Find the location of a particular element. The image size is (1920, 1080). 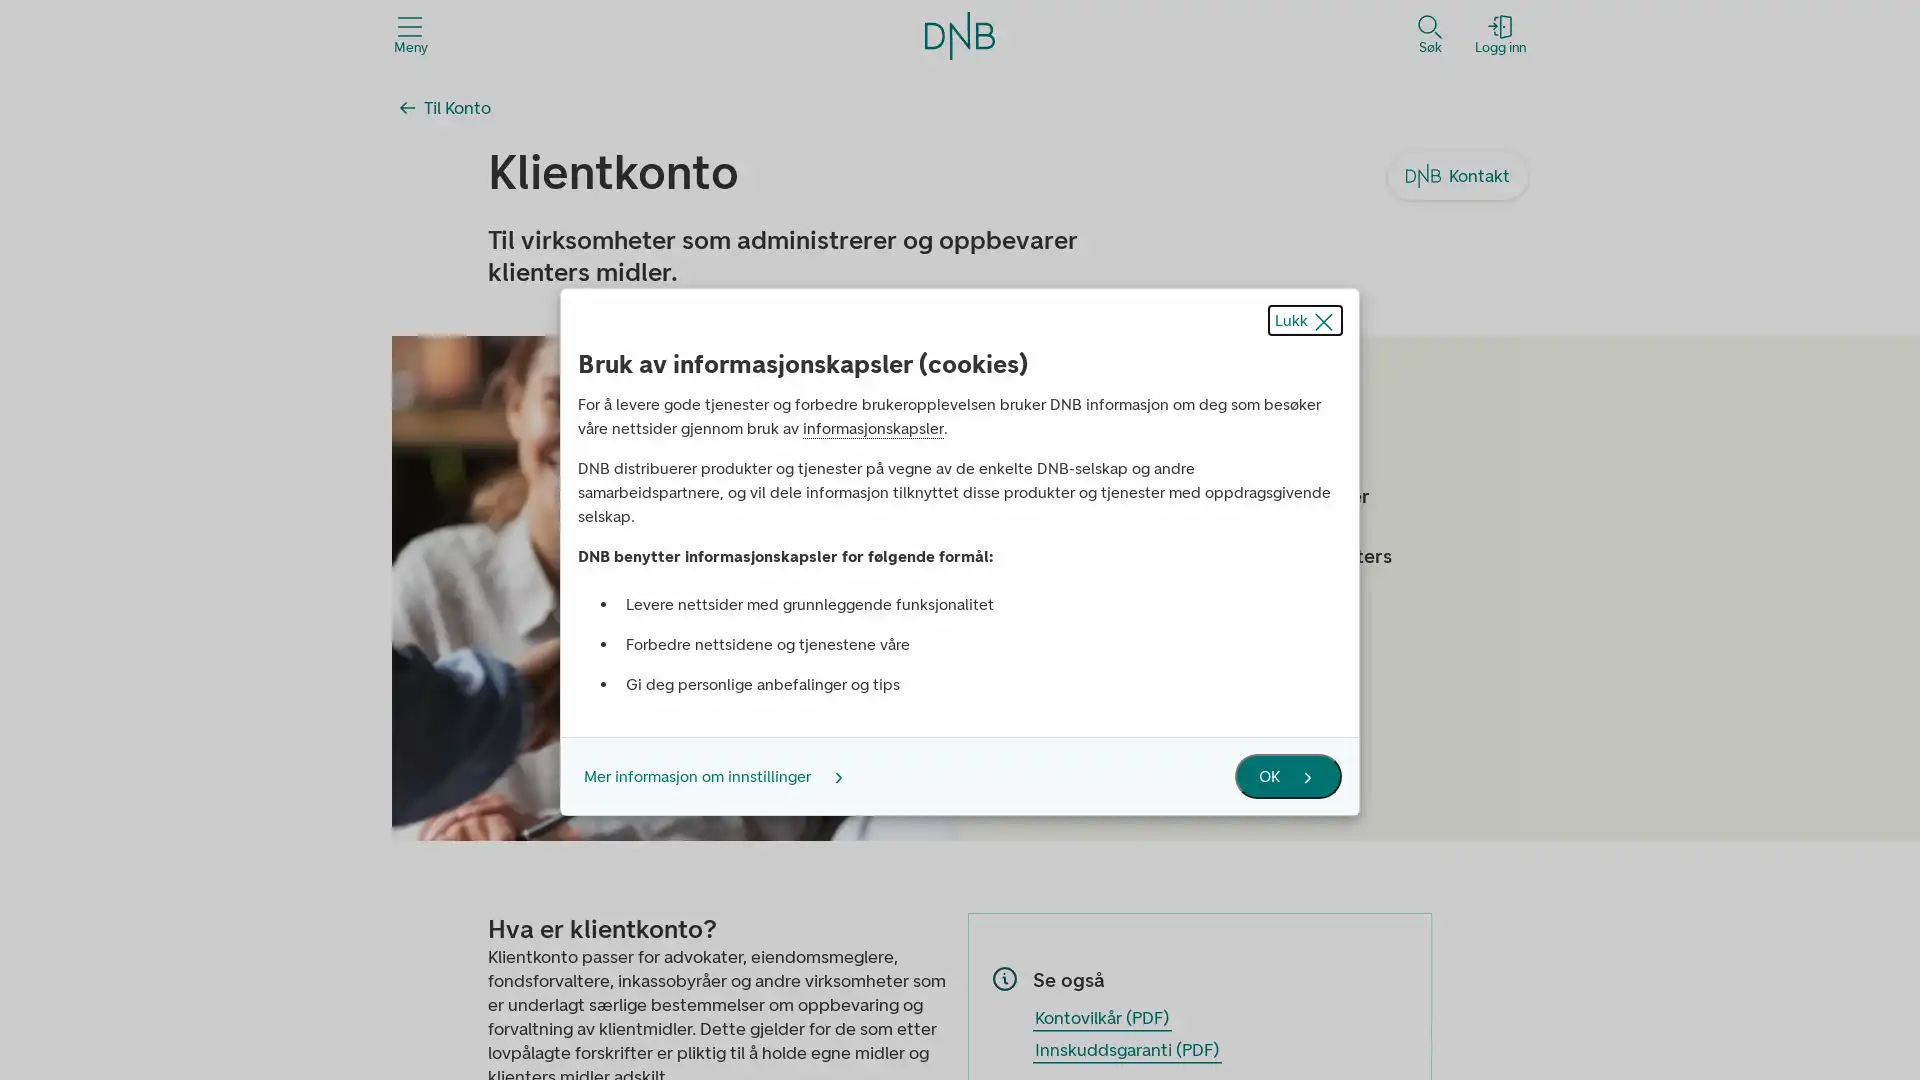

OK is located at coordinates (1288, 774).